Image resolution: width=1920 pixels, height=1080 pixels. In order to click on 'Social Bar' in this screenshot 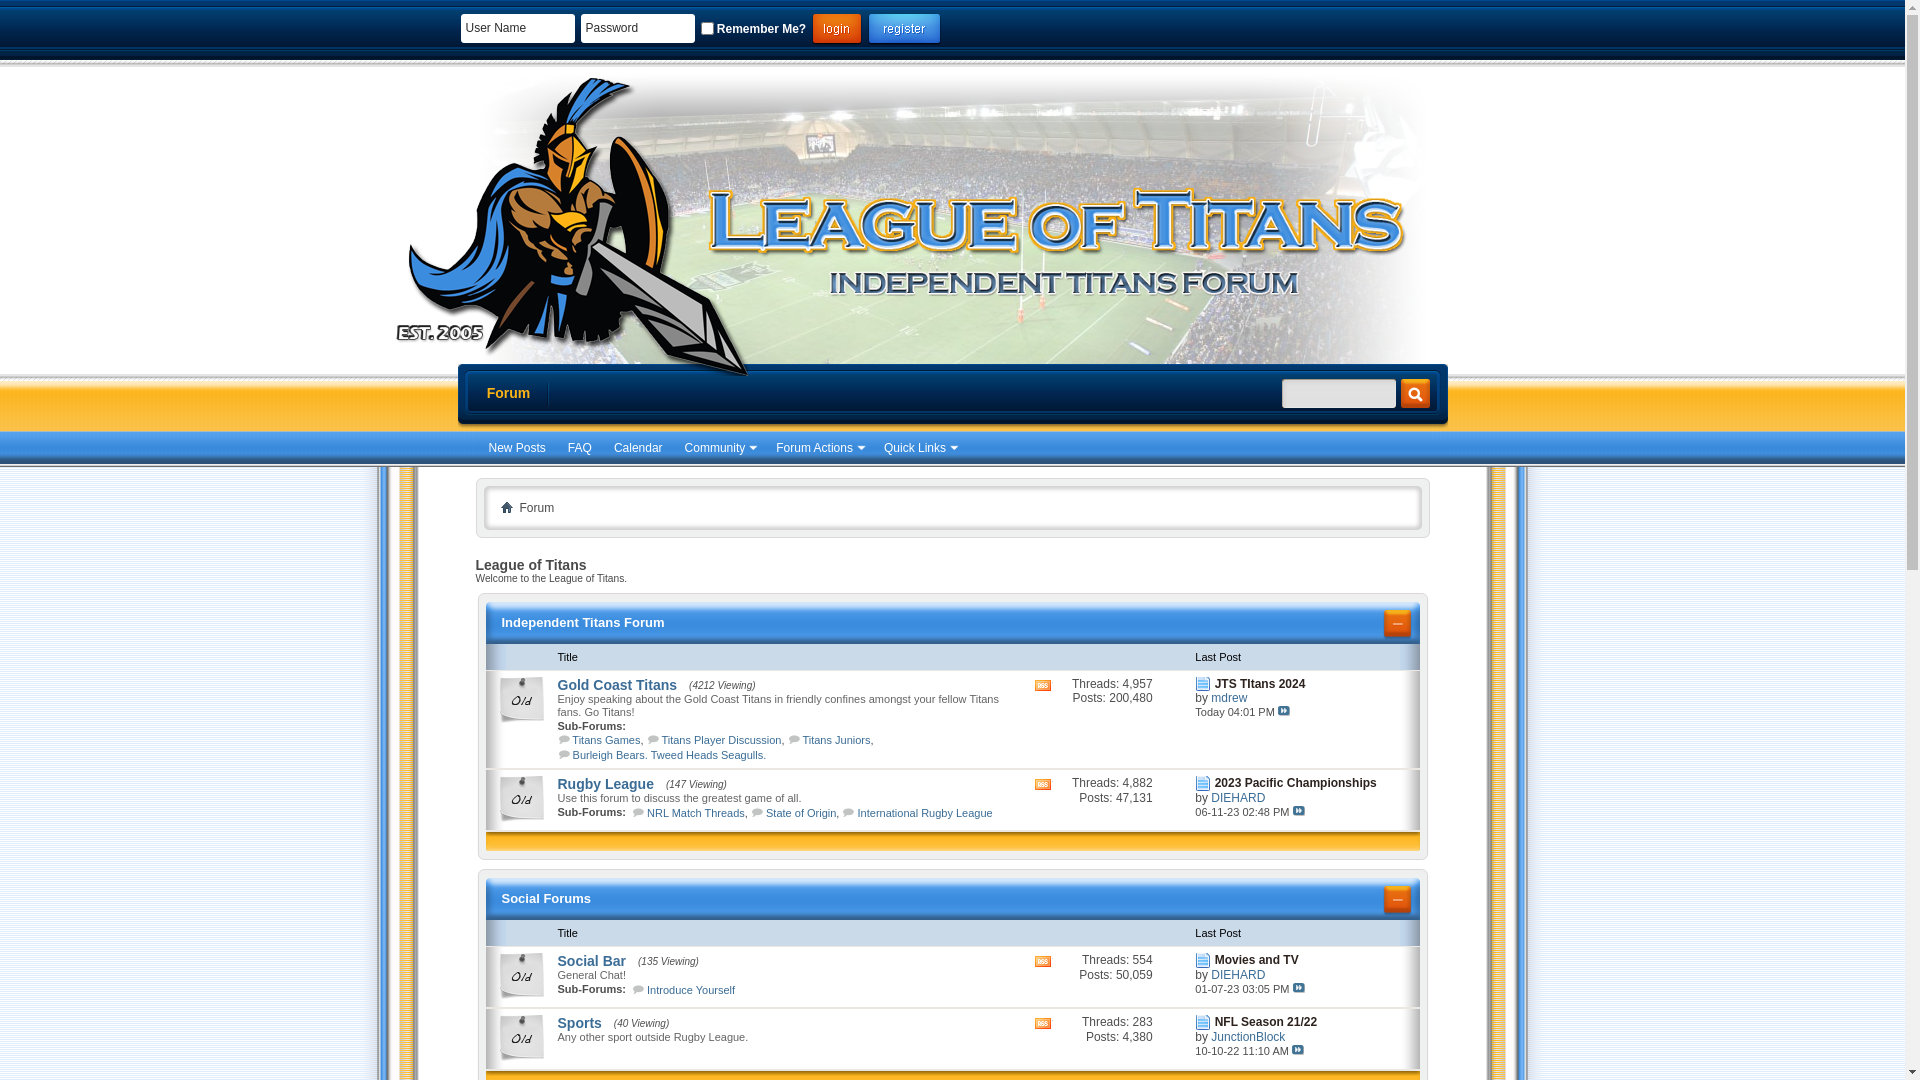, I will do `click(557, 959)`.